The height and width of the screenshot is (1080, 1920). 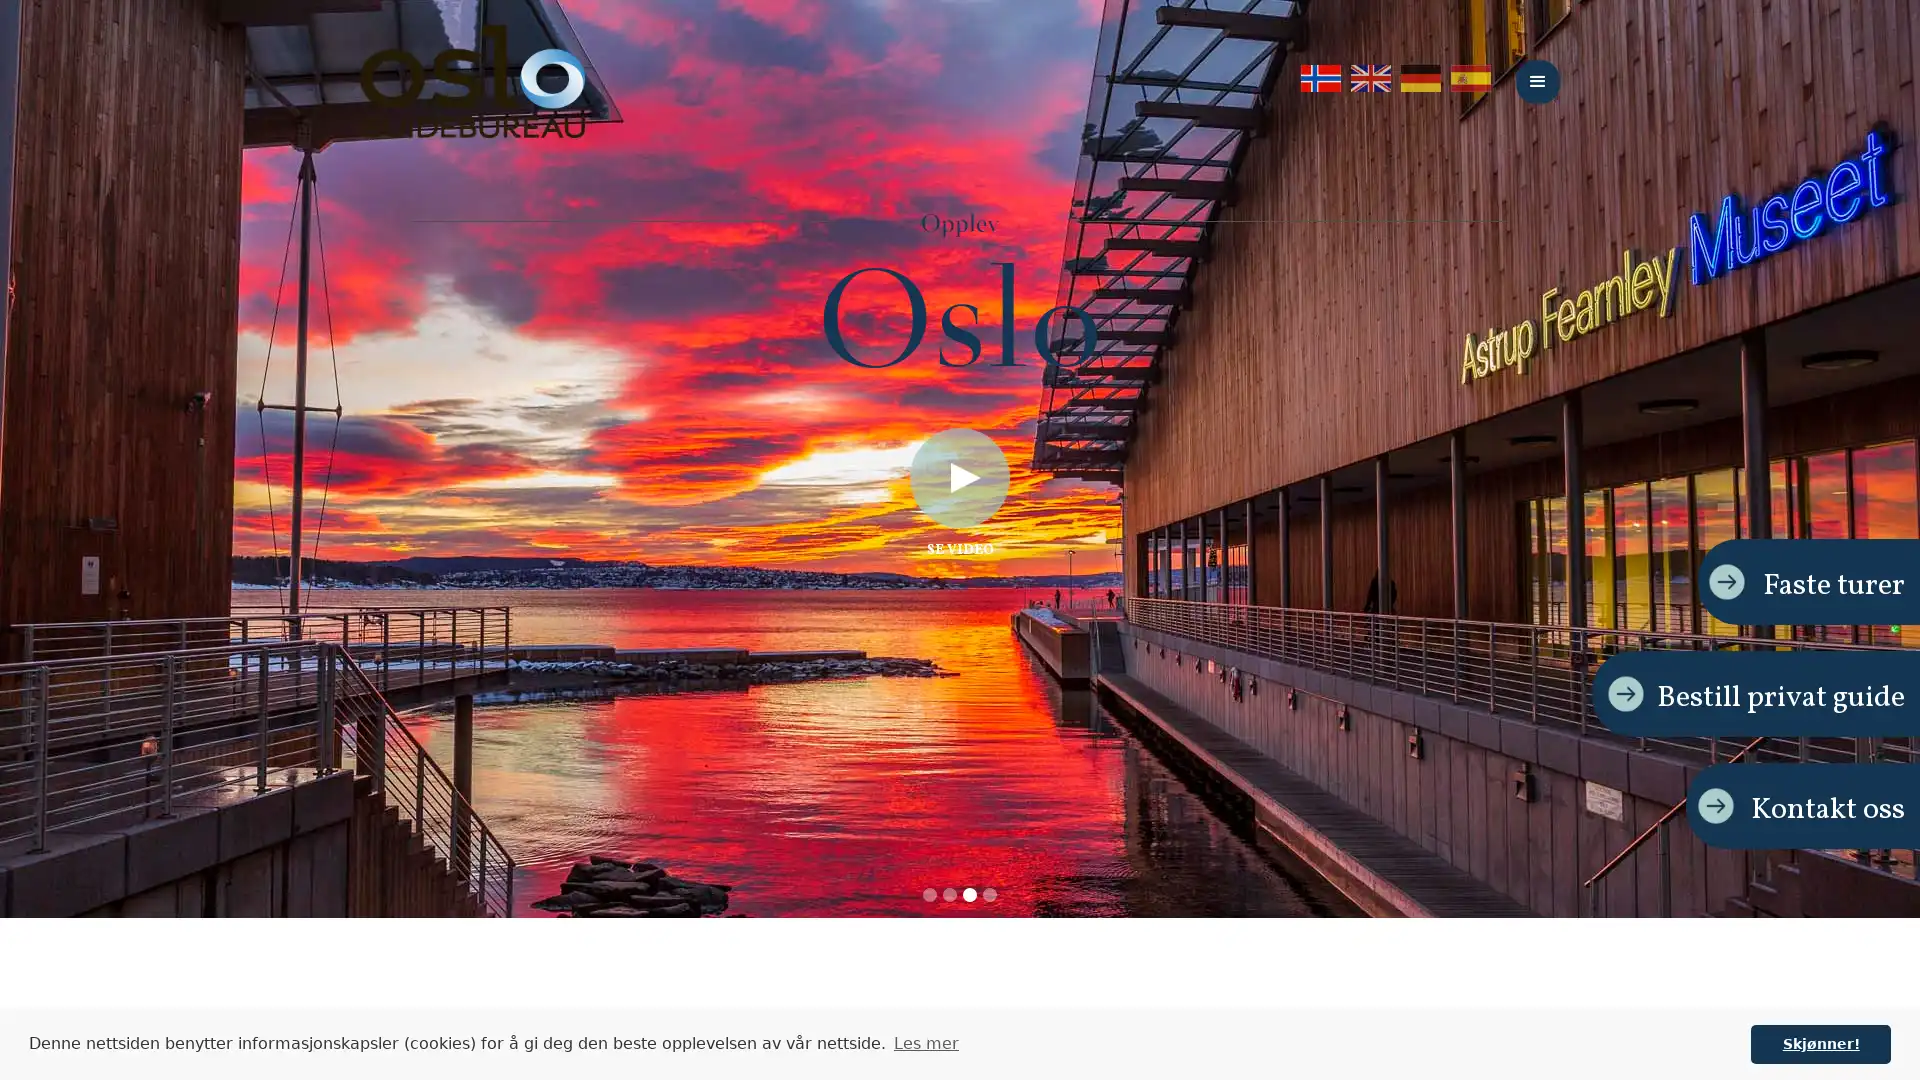 What do you see at coordinates (1820, 1043) in the screenshot?
I see `dismiss cookie message` at bounding box center [1820, 1043].